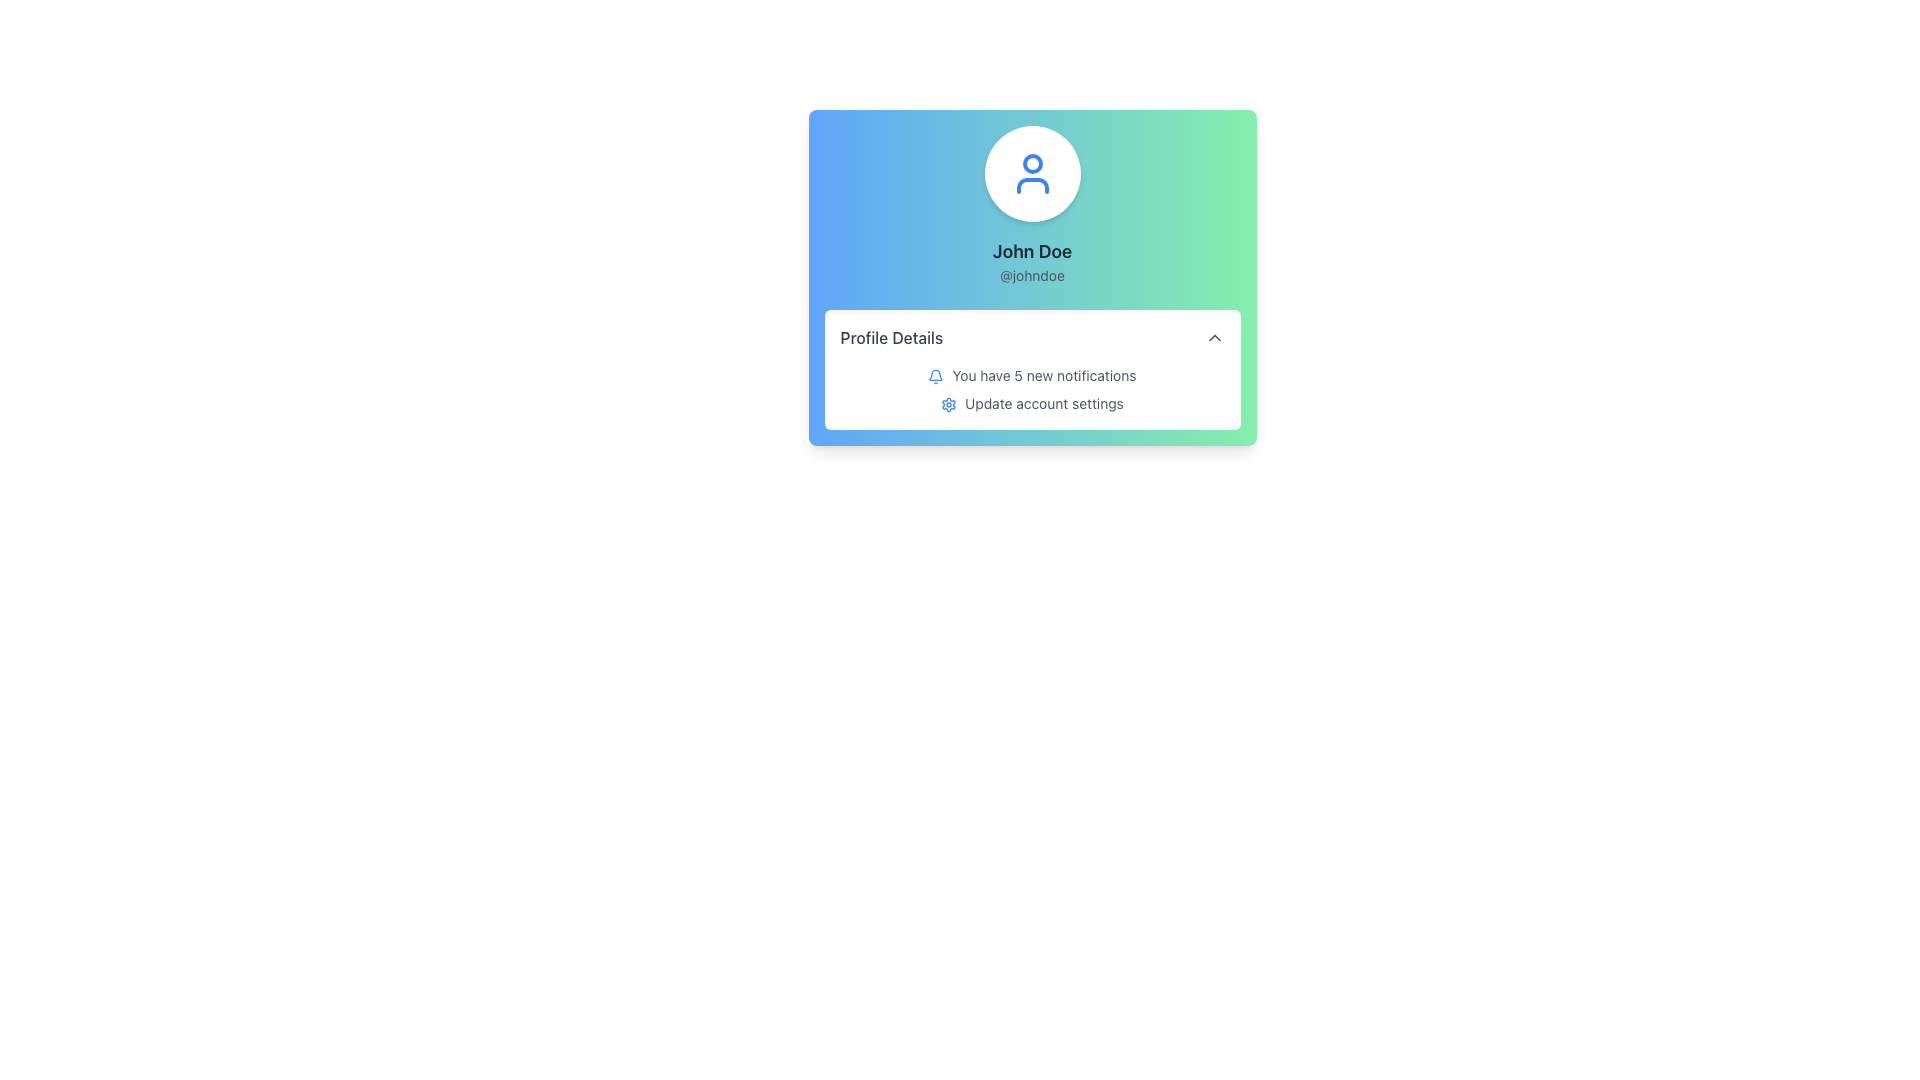 The height and width of the screenshot is (1080, 1920). What do you see at coordinates (890, 337) in the screenshot?
I see `the text label that serves as a title for a collapsible section related to the user's profile` at bounding box center [890, 337].